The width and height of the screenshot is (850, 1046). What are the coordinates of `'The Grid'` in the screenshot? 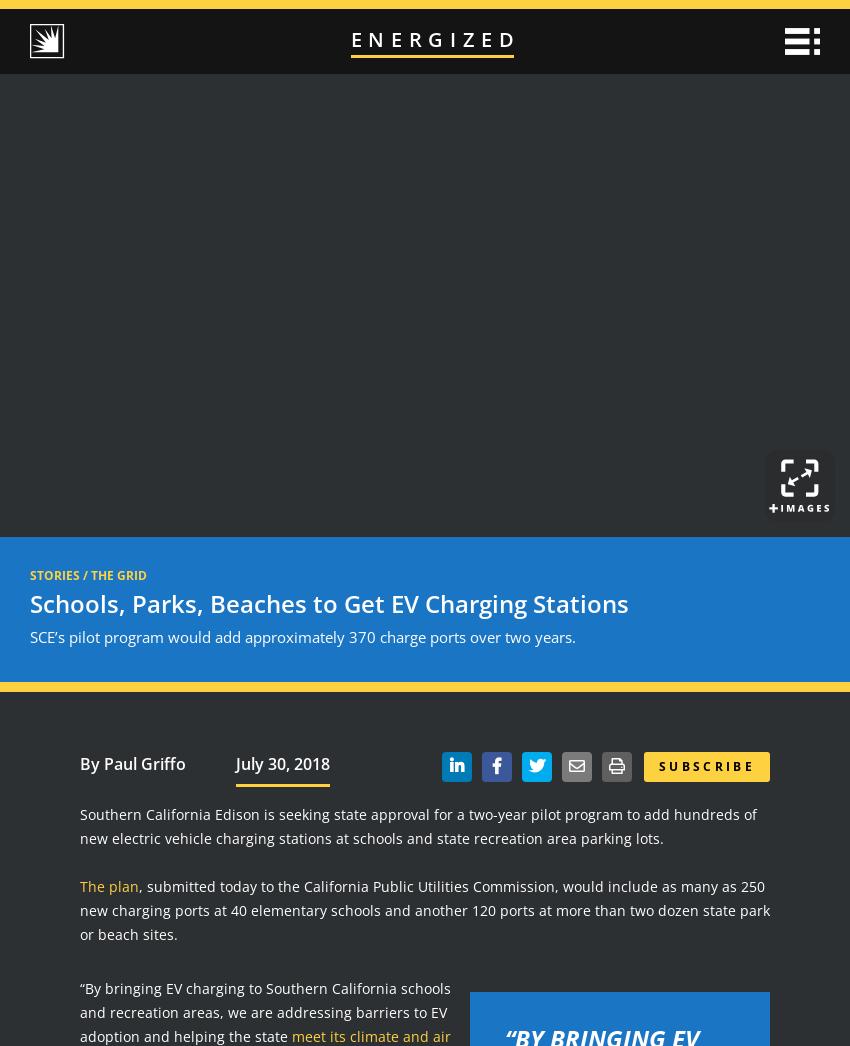 It's located at (118, 574).